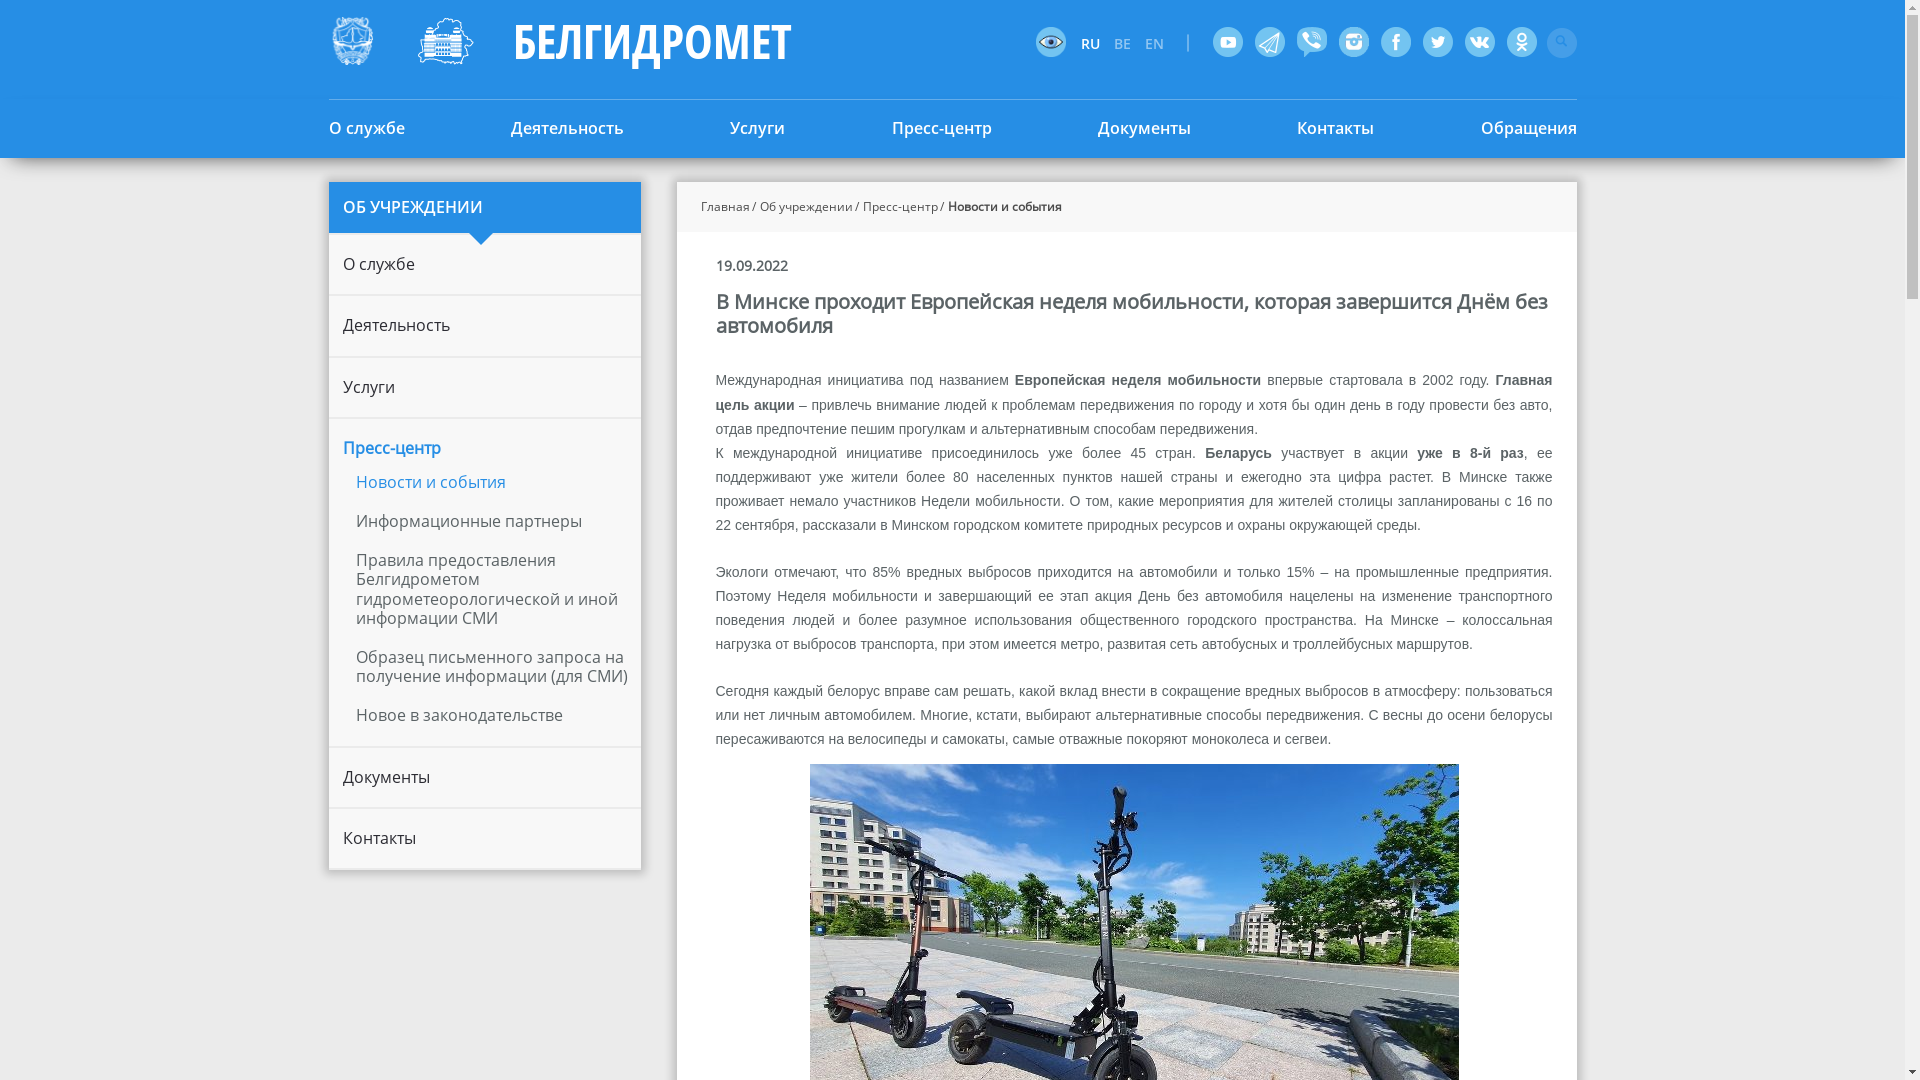  What do you see at coordinates (1226, 42) in the screenshot?
I see `'youtube'` at bounding box center [1226, 42].